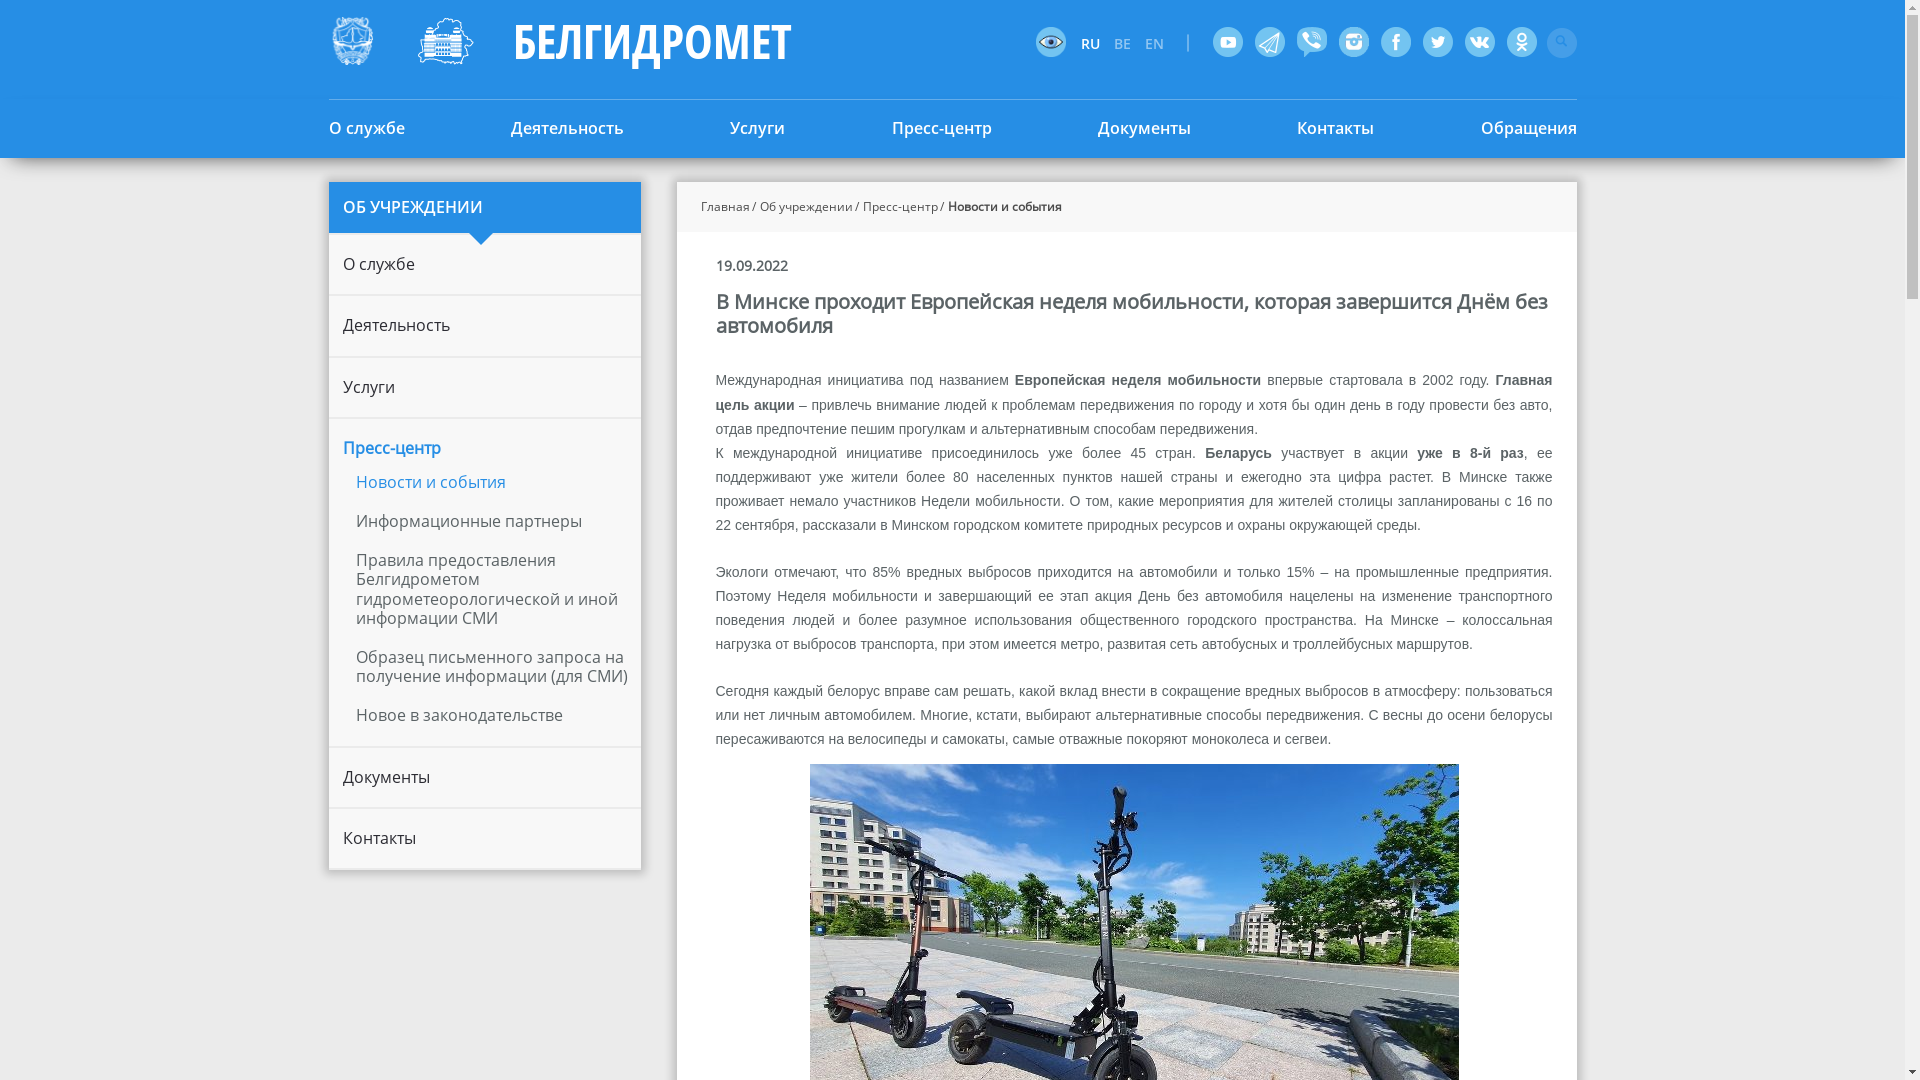  What do you see at coordinates (1226, 42) in the screenshot?
I see `'youtube'` at bounding box center [1226, 42].